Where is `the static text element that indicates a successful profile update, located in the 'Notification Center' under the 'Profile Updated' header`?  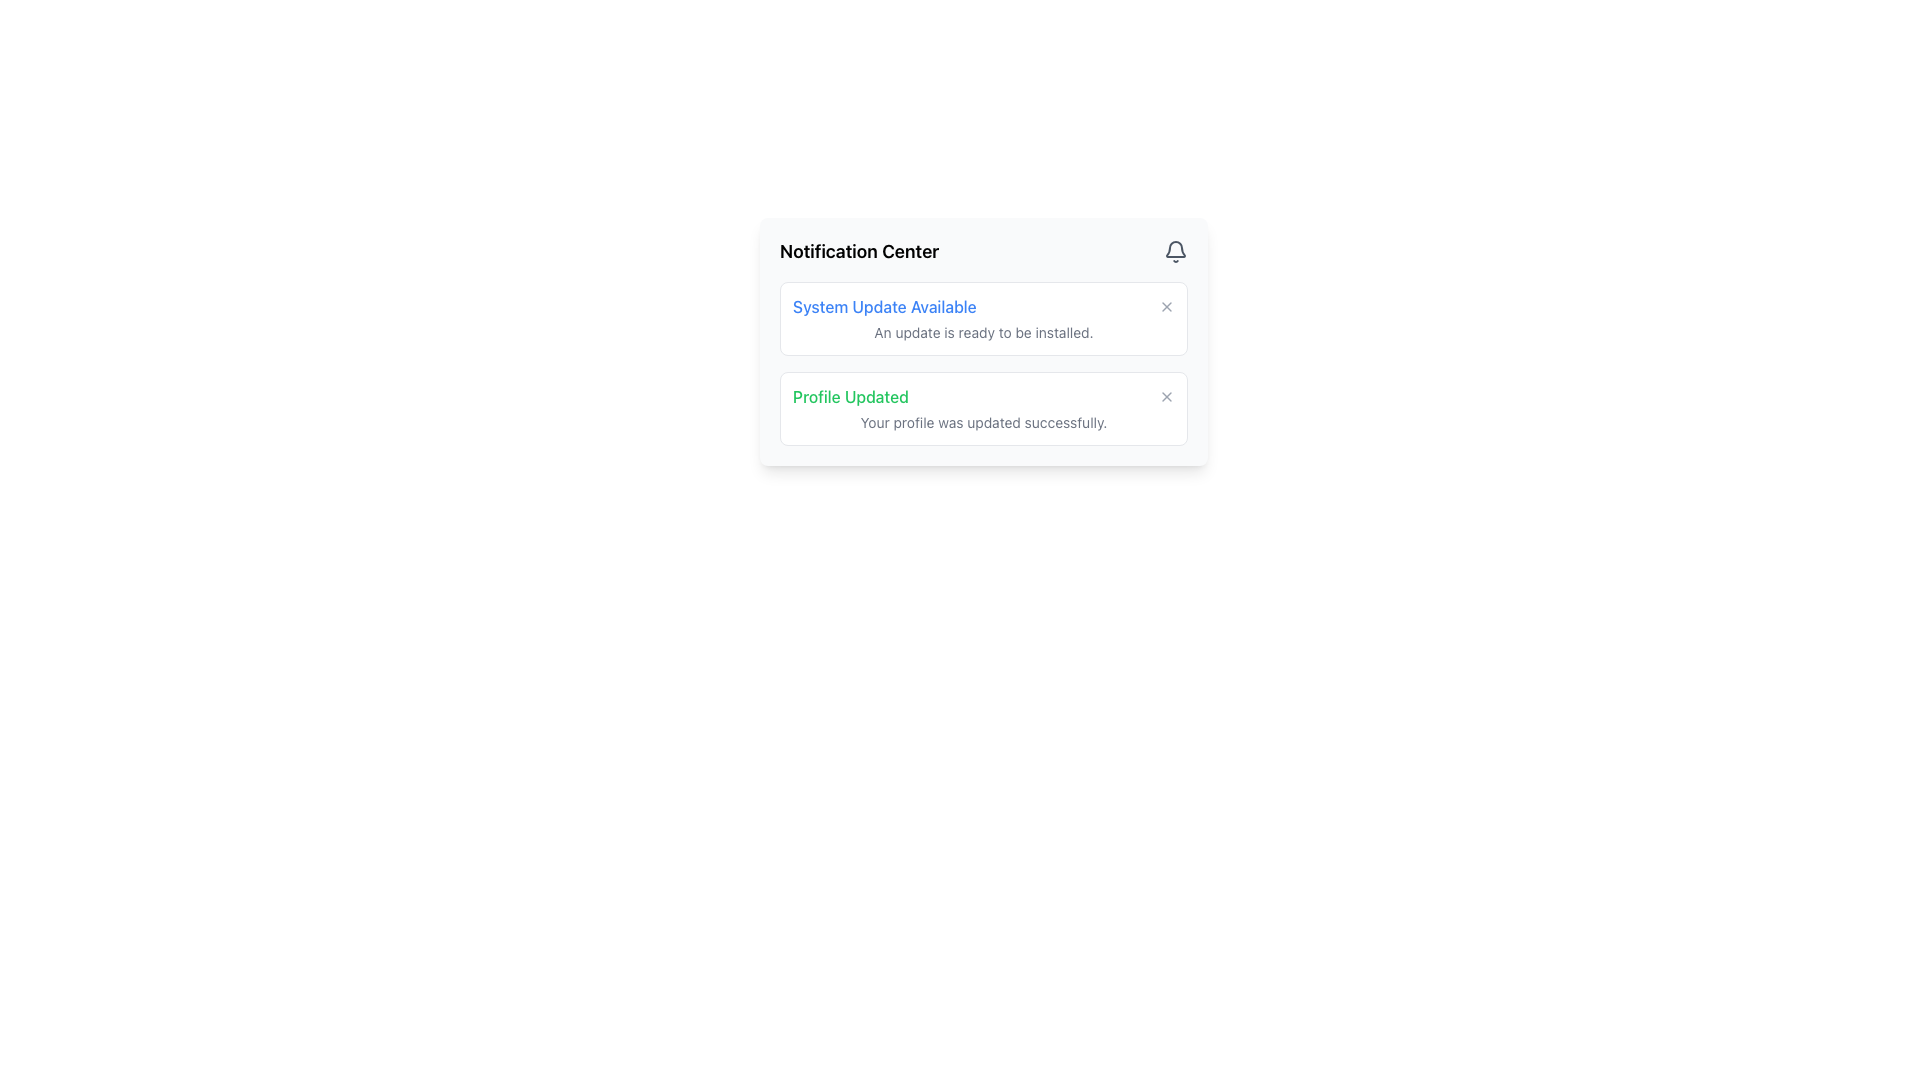 the static text element that indicates a successful profile update, located in the 'Notification Center' under the 'Profile Updated' header is located at coordinates (983, 422).